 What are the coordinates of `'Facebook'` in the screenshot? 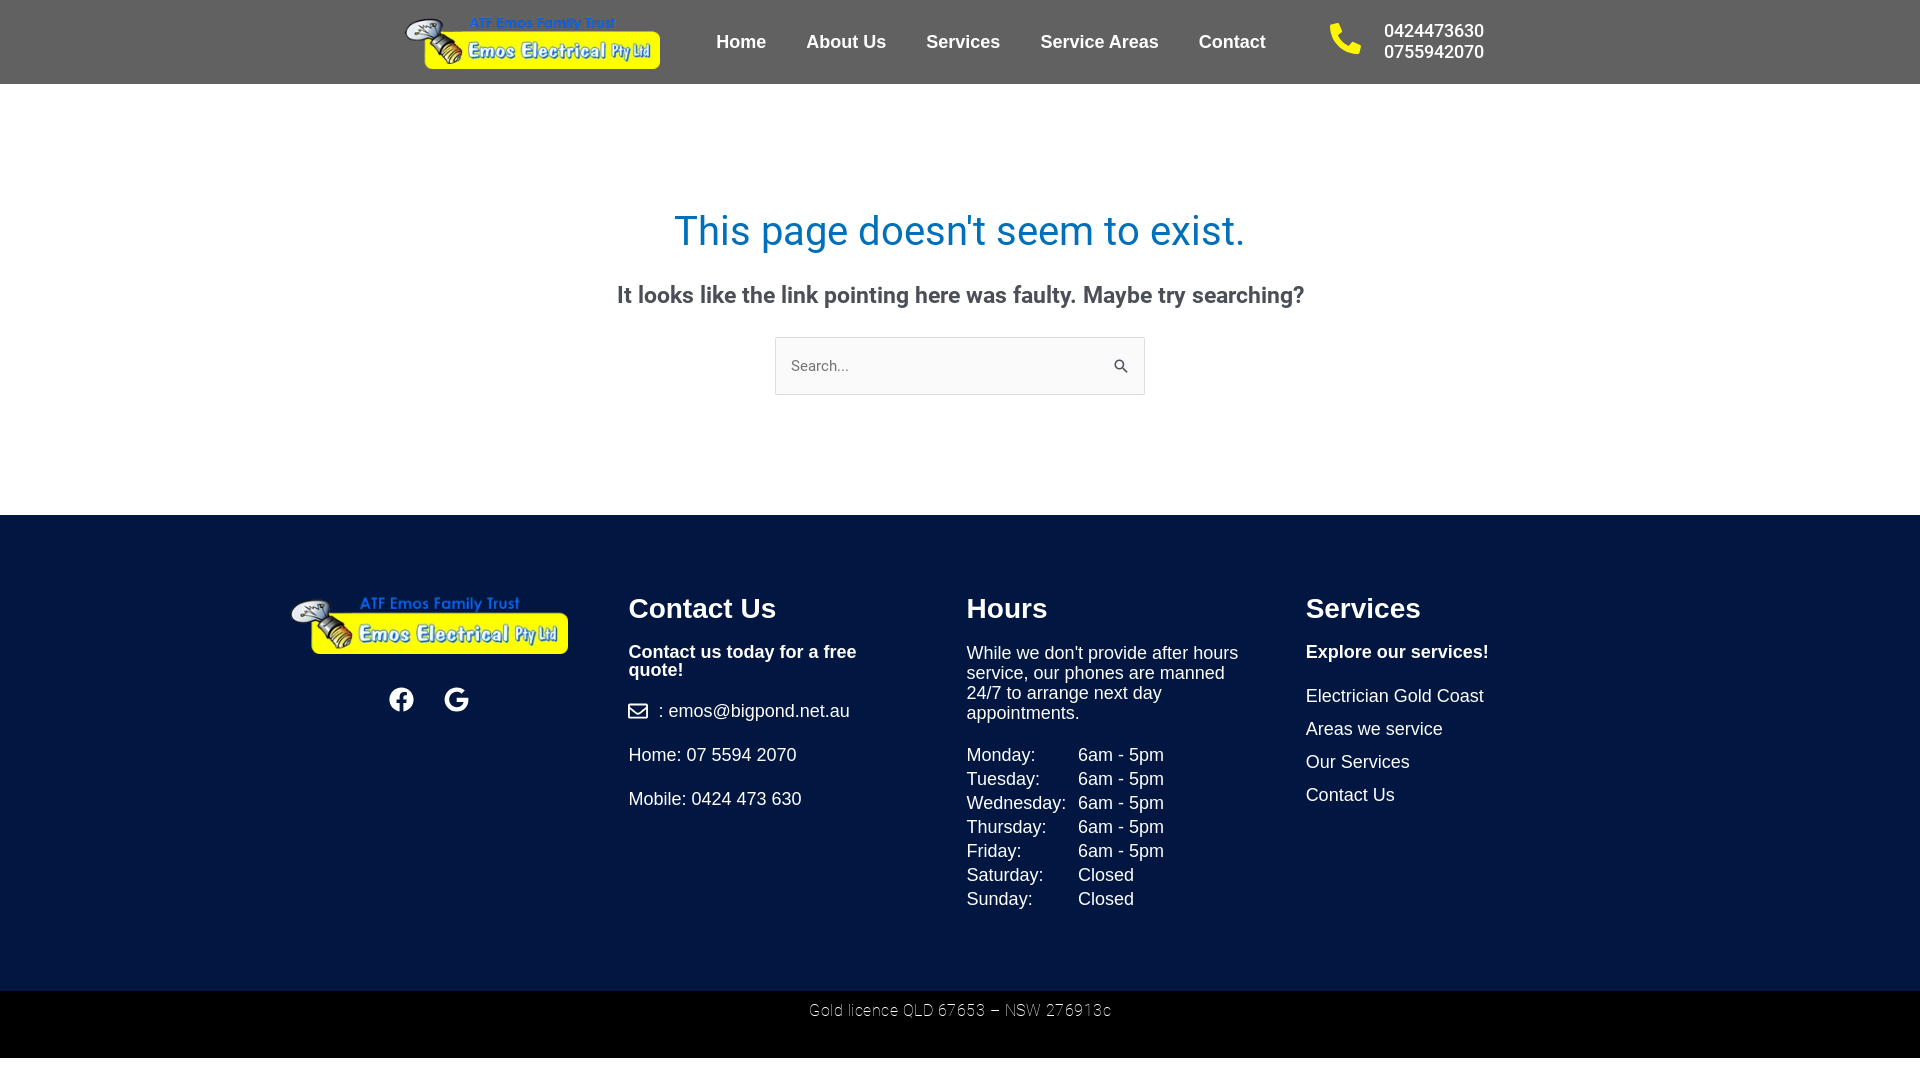 It's located at (401, 697).